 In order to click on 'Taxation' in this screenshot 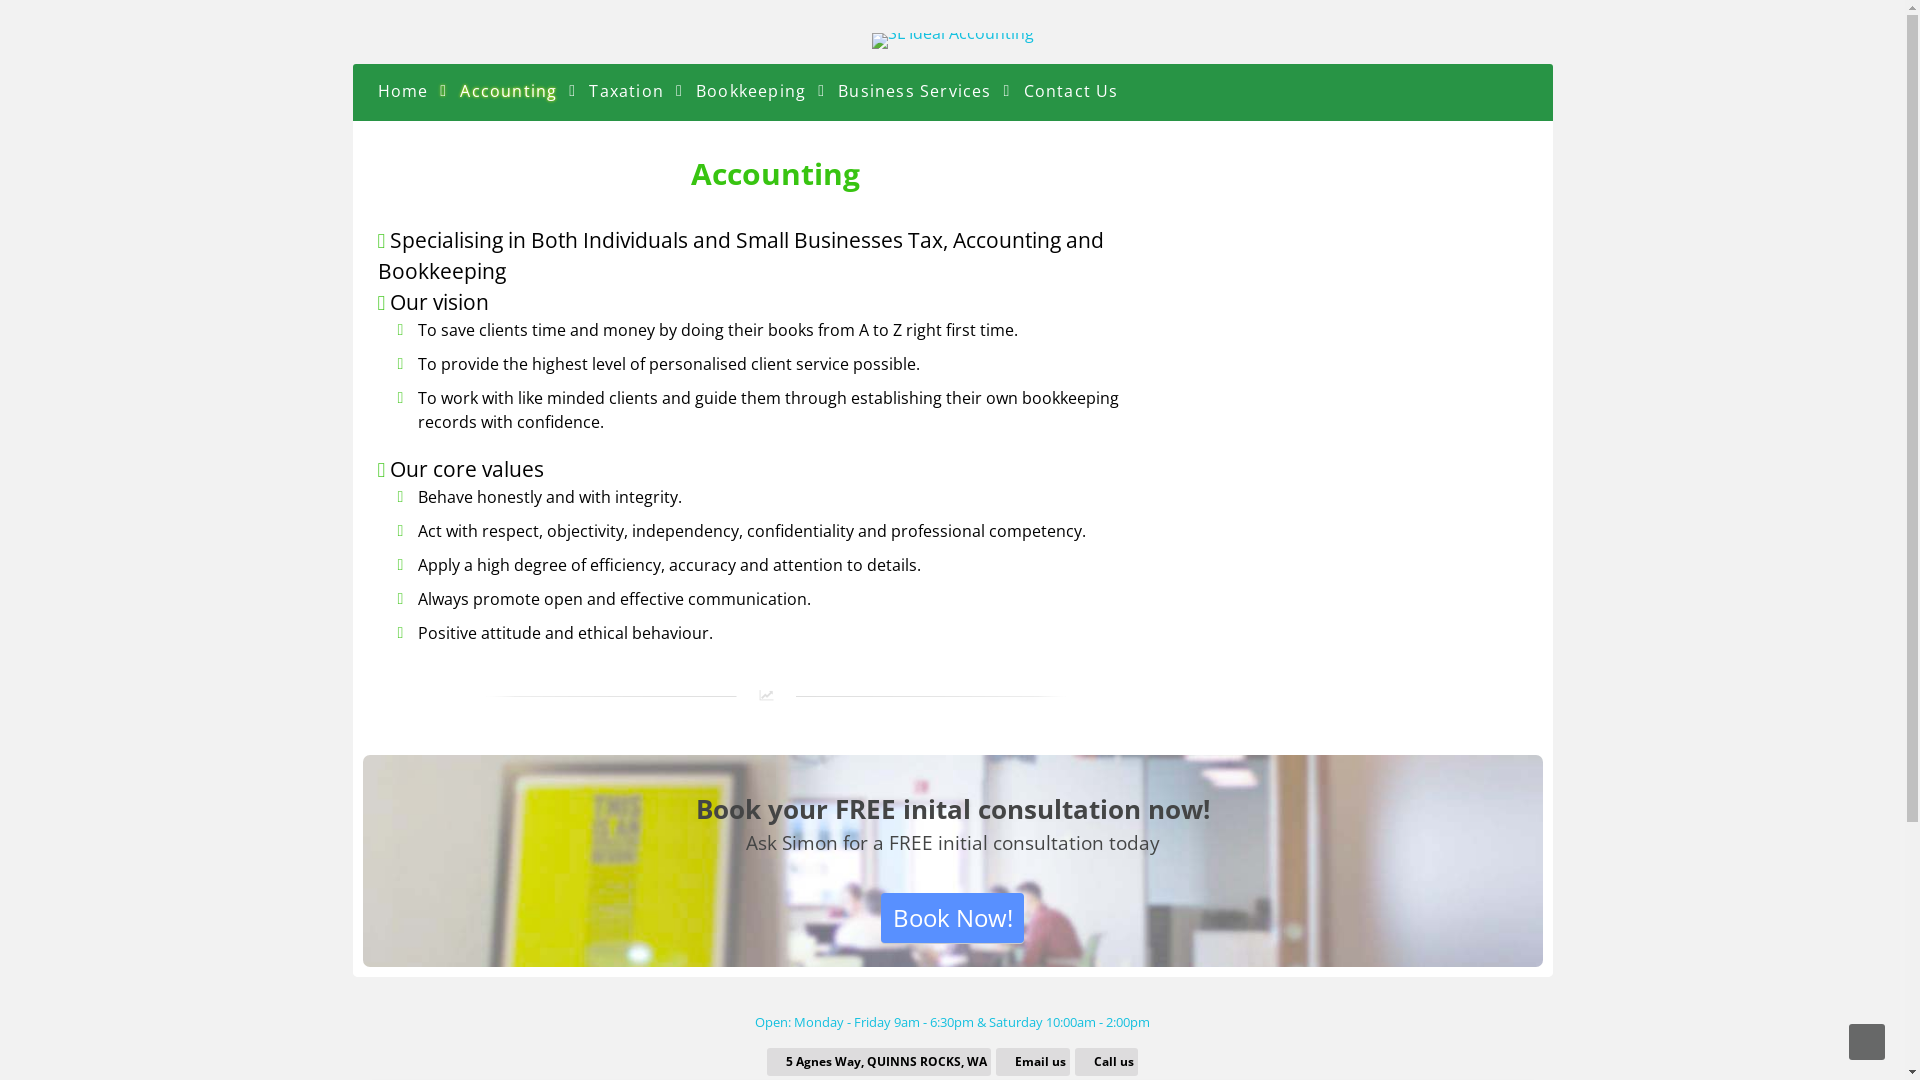, I will do `click(625, 88)`.